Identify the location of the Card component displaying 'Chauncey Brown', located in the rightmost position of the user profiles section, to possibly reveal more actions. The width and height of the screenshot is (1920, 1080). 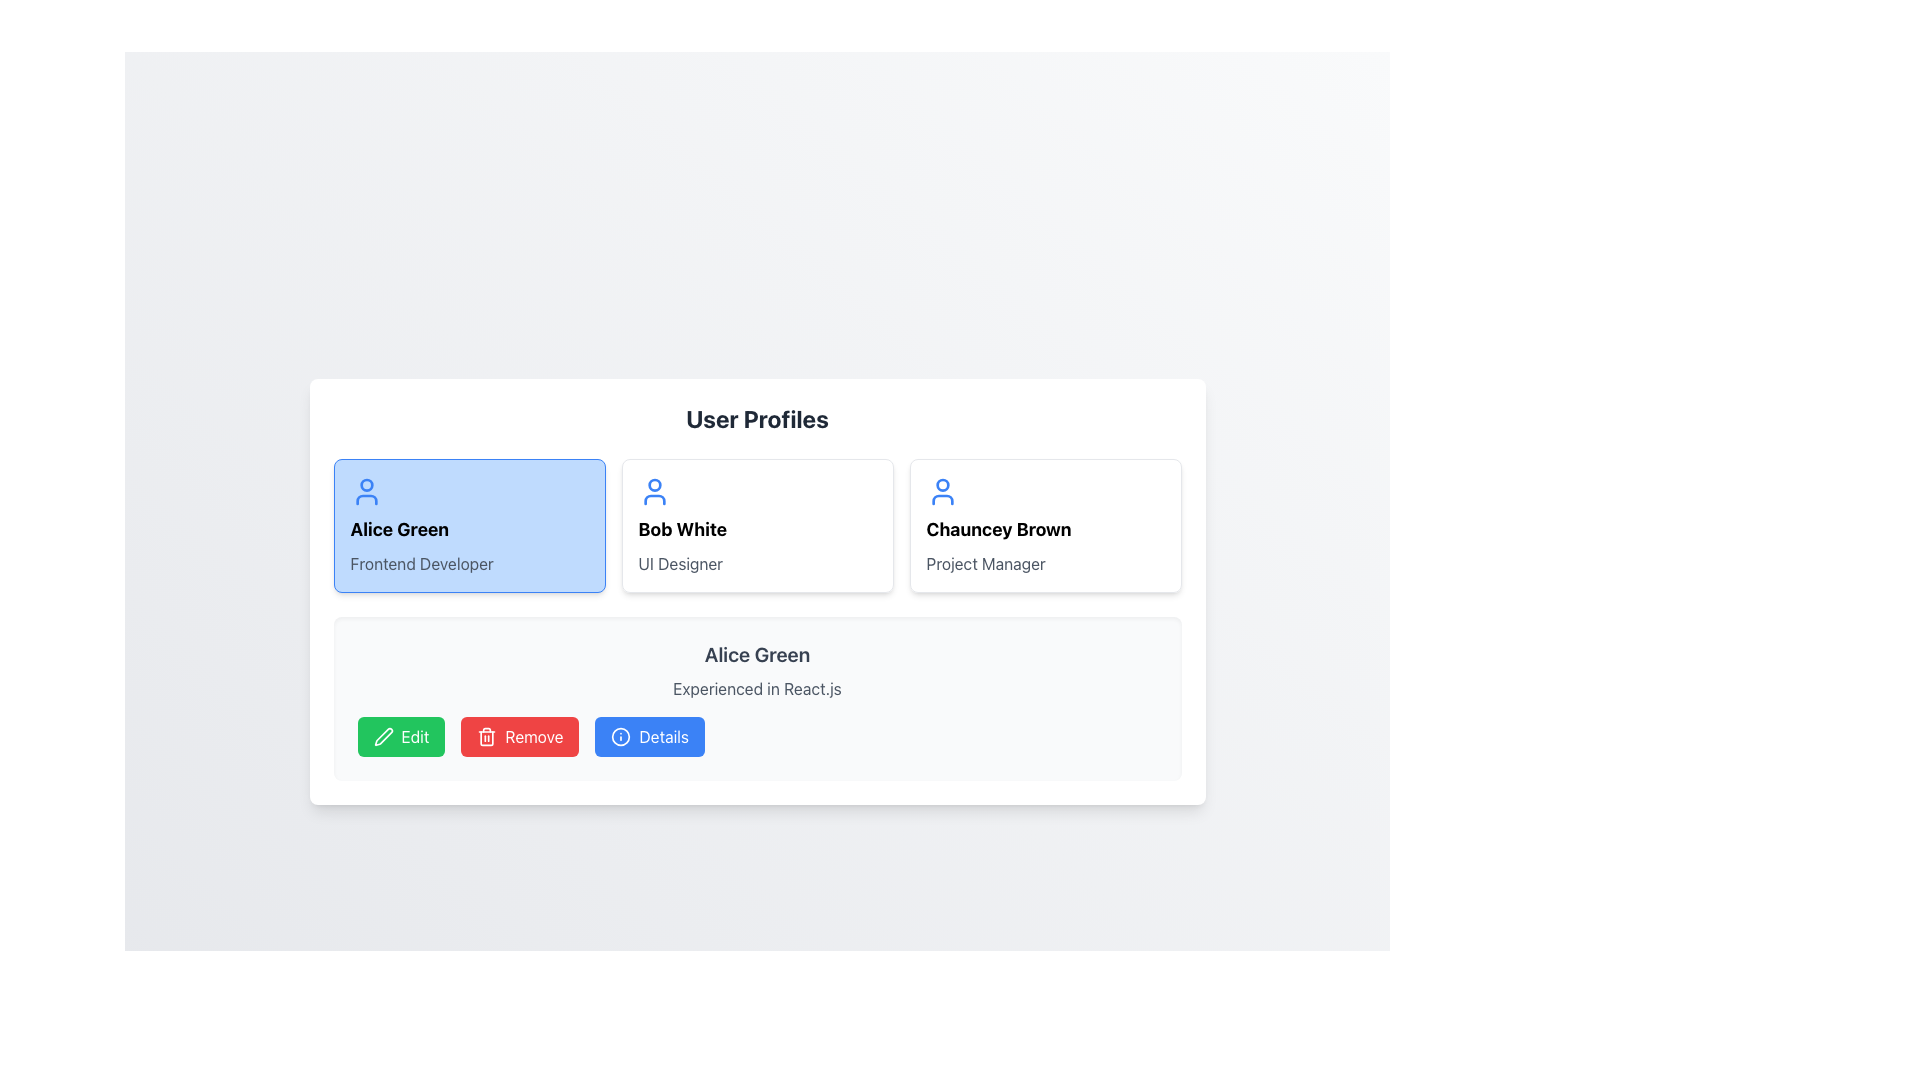
(1044, 524).